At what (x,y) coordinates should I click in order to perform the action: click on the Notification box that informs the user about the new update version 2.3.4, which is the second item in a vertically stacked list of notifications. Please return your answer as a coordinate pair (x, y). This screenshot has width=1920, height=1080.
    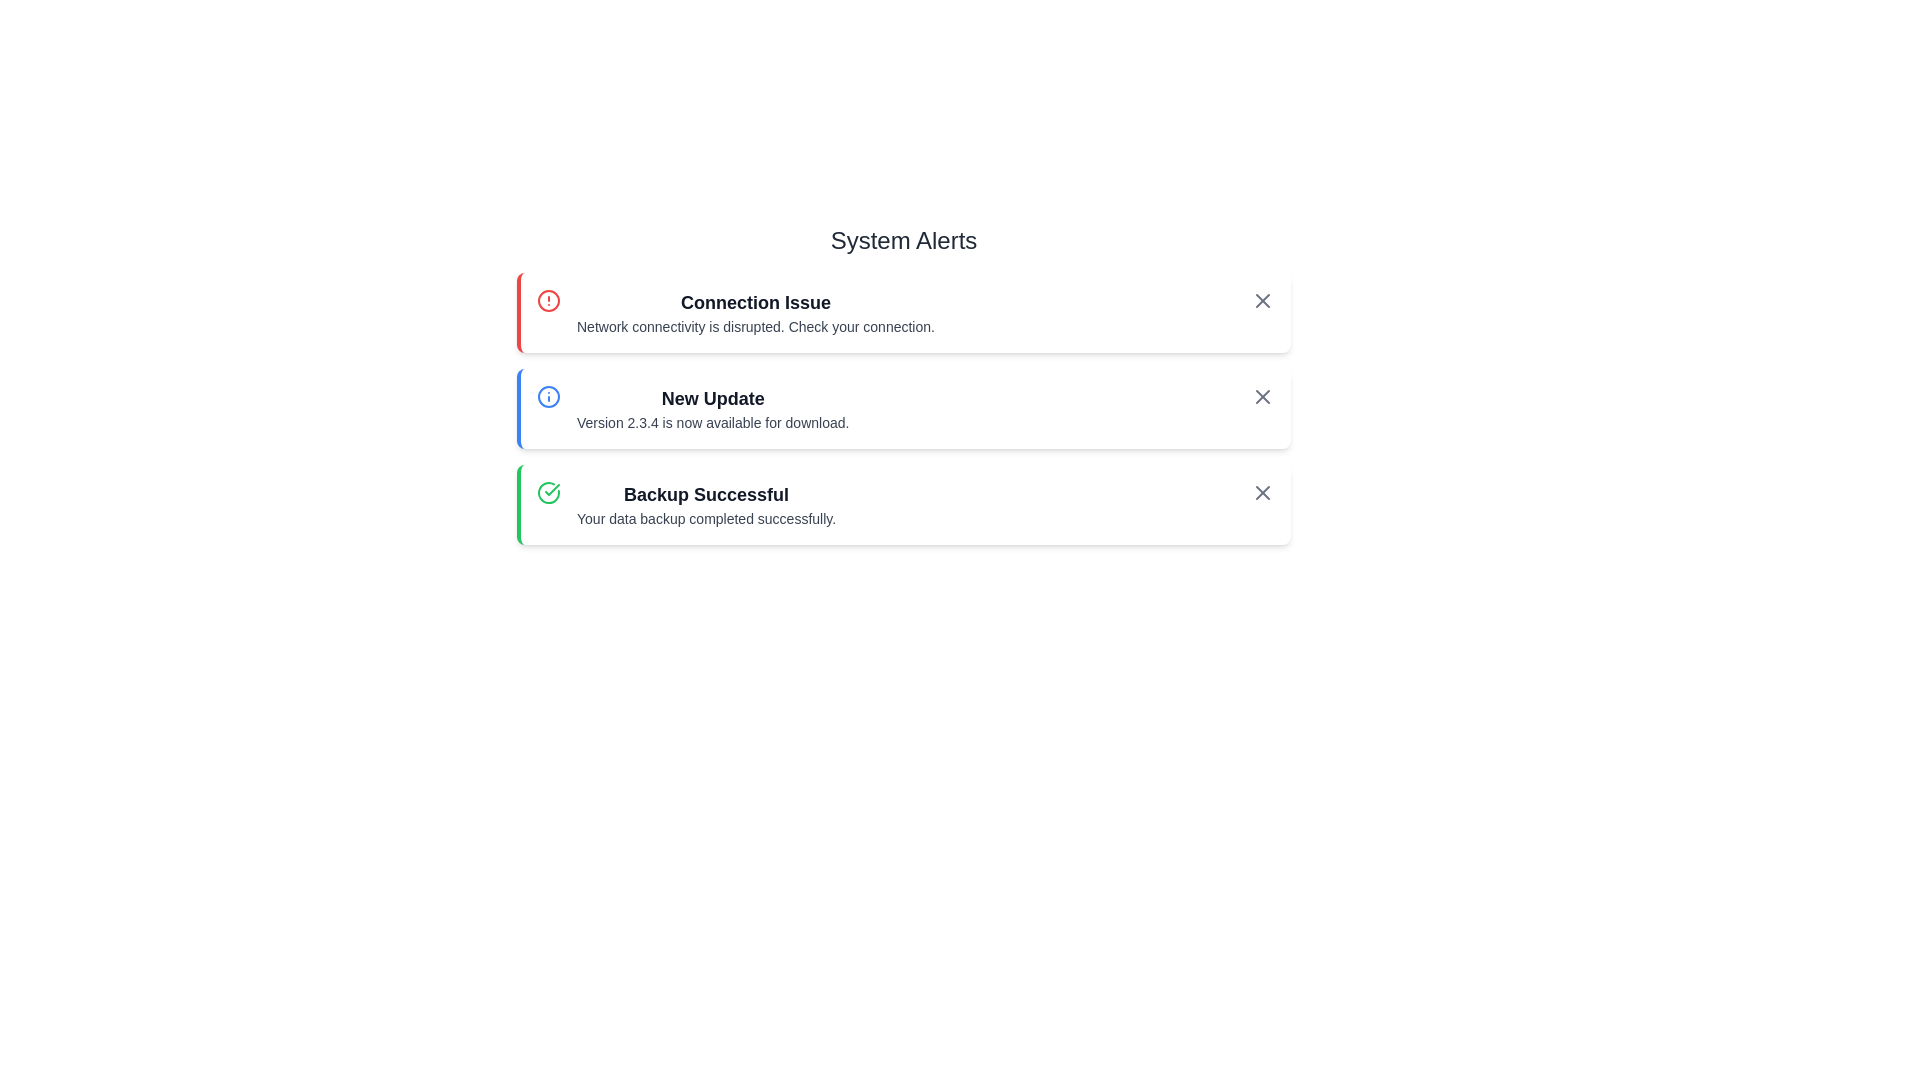
    Looking at the image, I should click on (902, 407).